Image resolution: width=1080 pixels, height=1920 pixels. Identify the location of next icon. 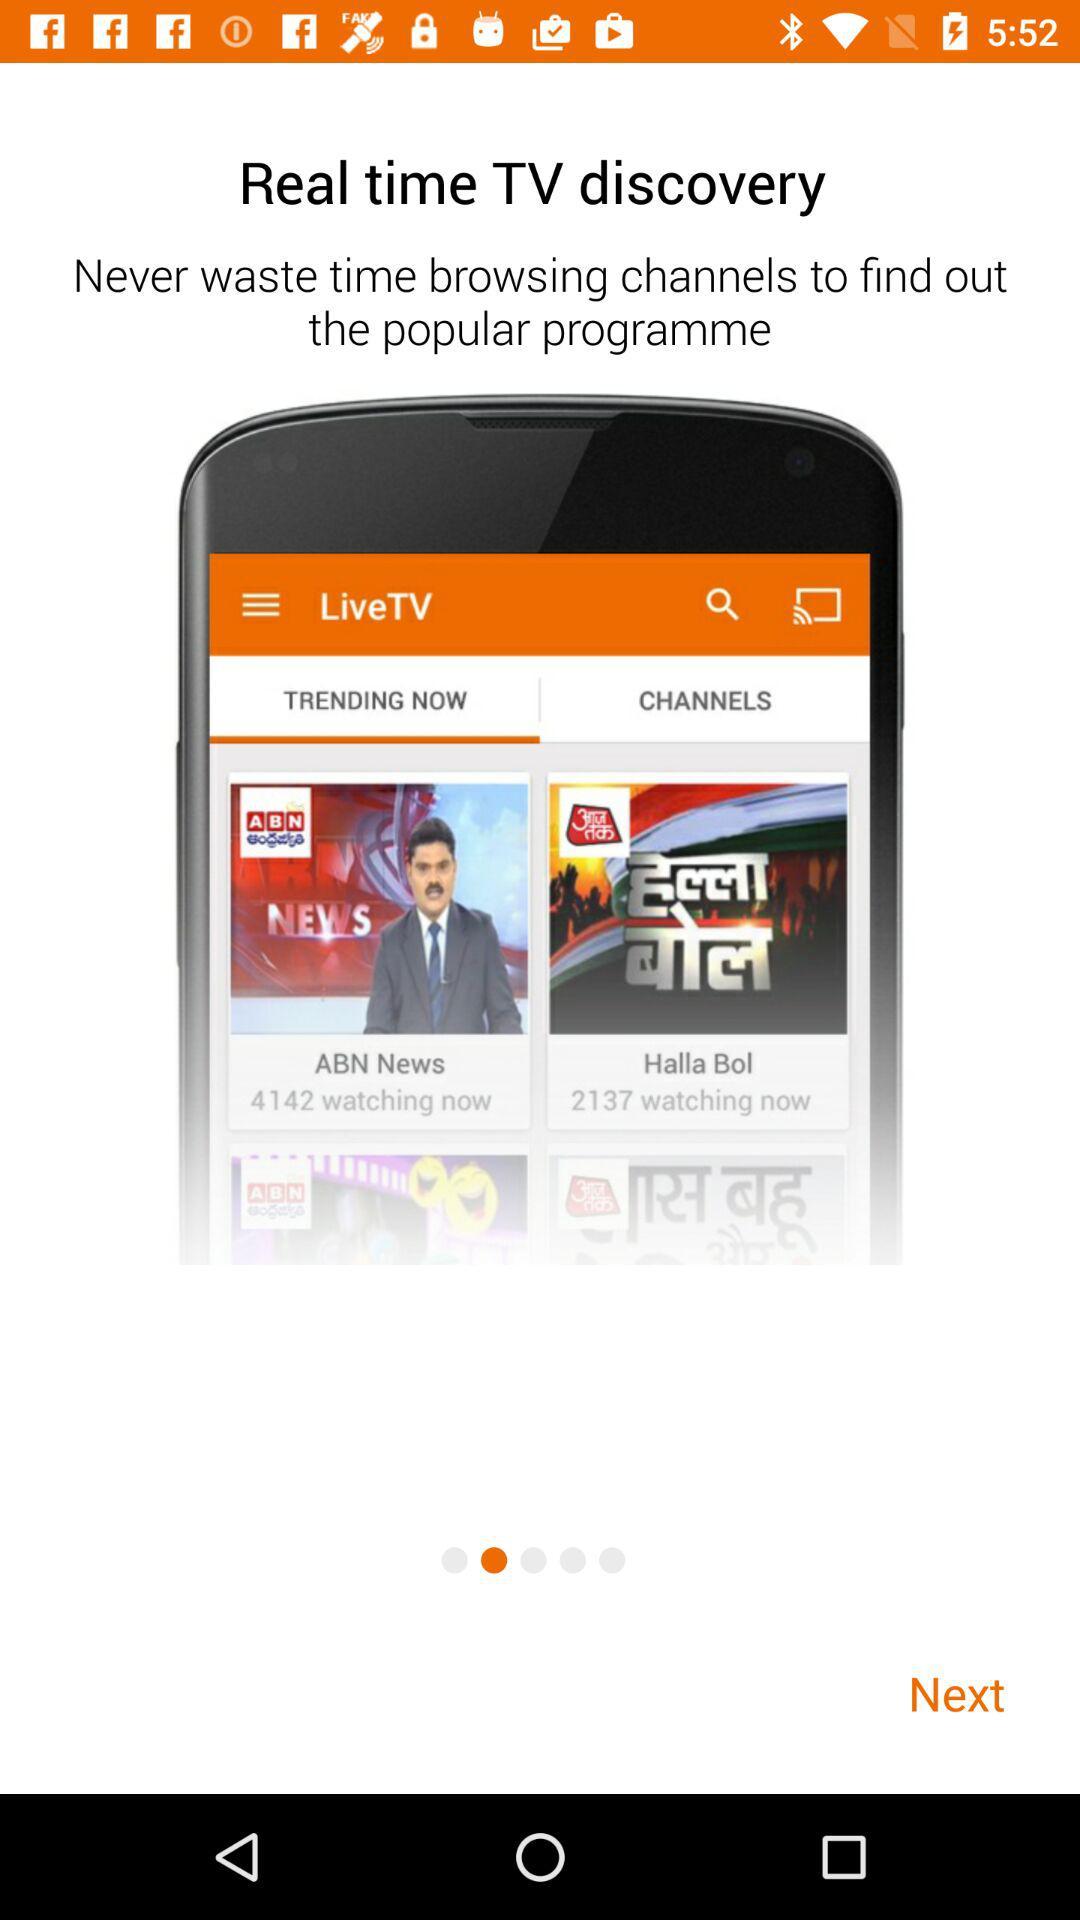
(955, 1692).